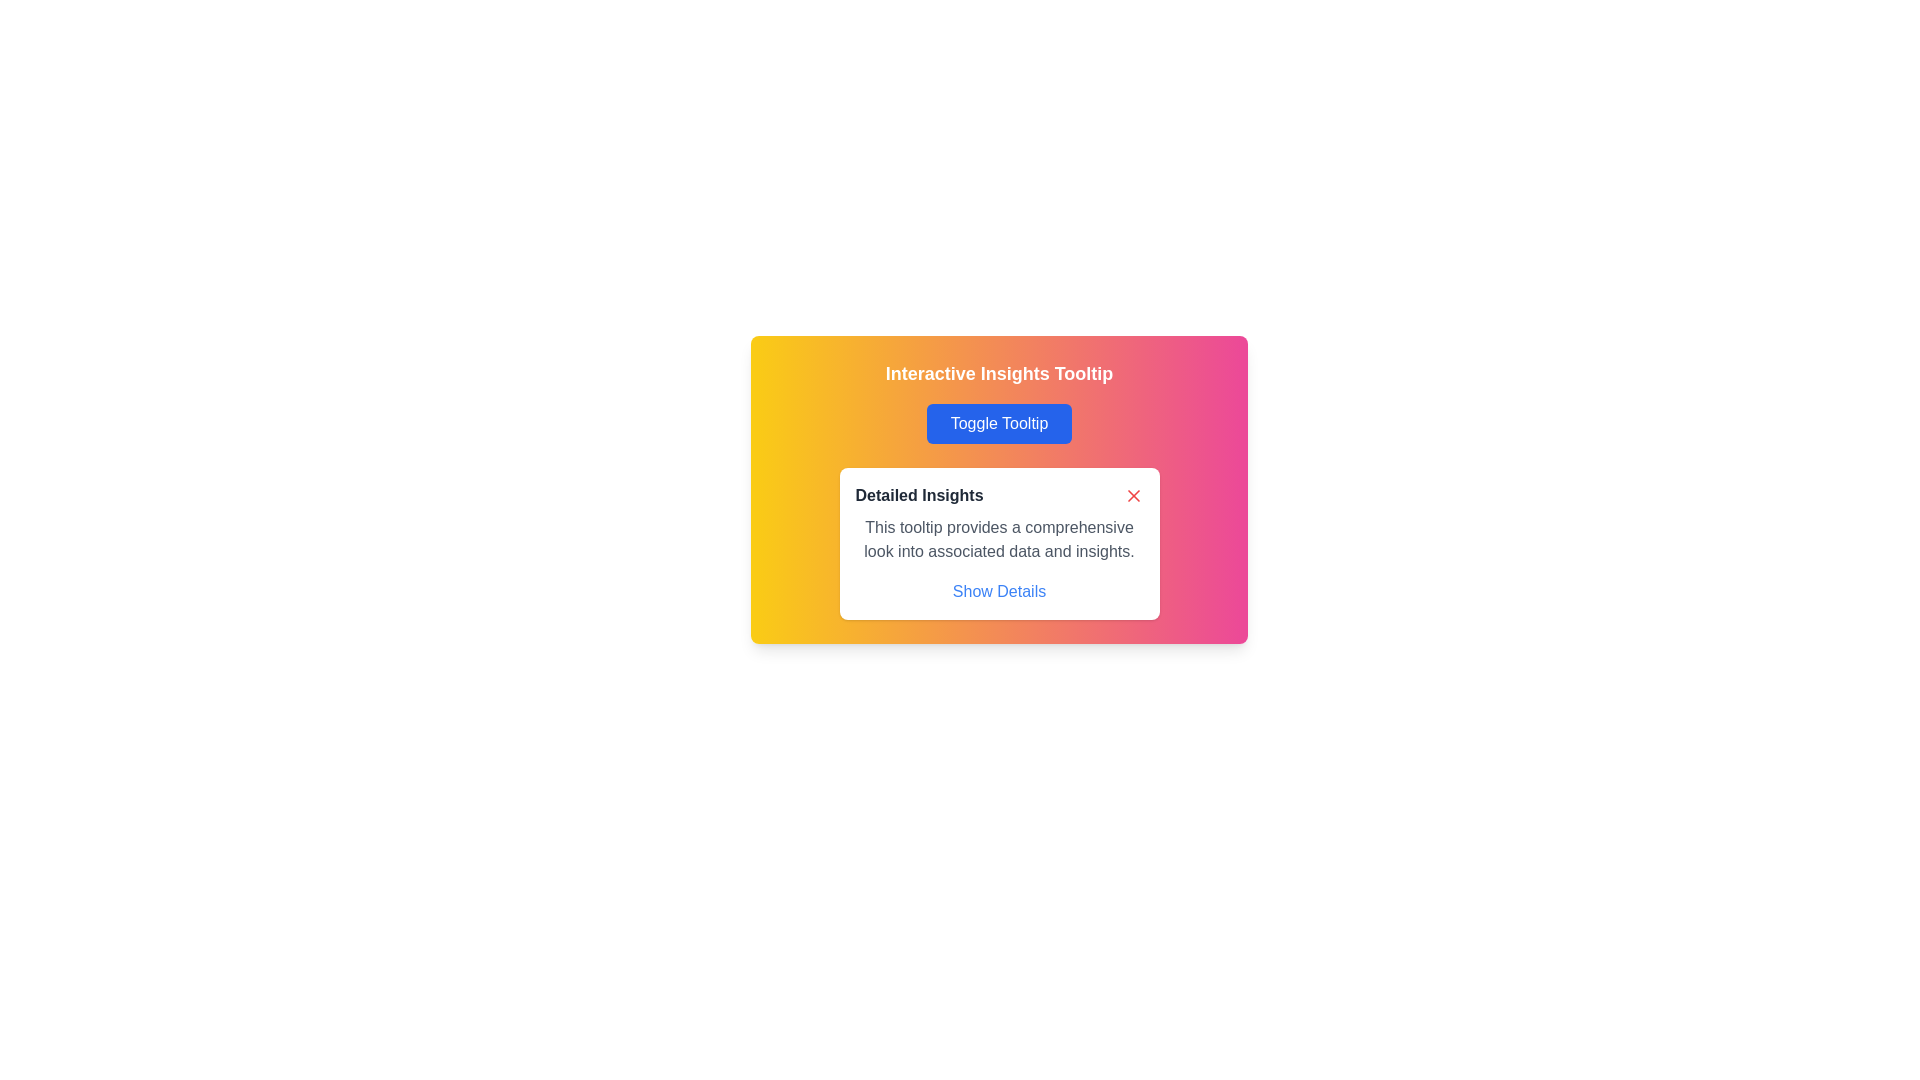 This screenshot has width=1920, height=1080. Describe the element at coordinates (999, 590) in the screenshot. I see `the link located at the bottom of a white tooltip box with rounded corners, centered horizontally within the box and below the descriptive text, to follow its action` at that location.